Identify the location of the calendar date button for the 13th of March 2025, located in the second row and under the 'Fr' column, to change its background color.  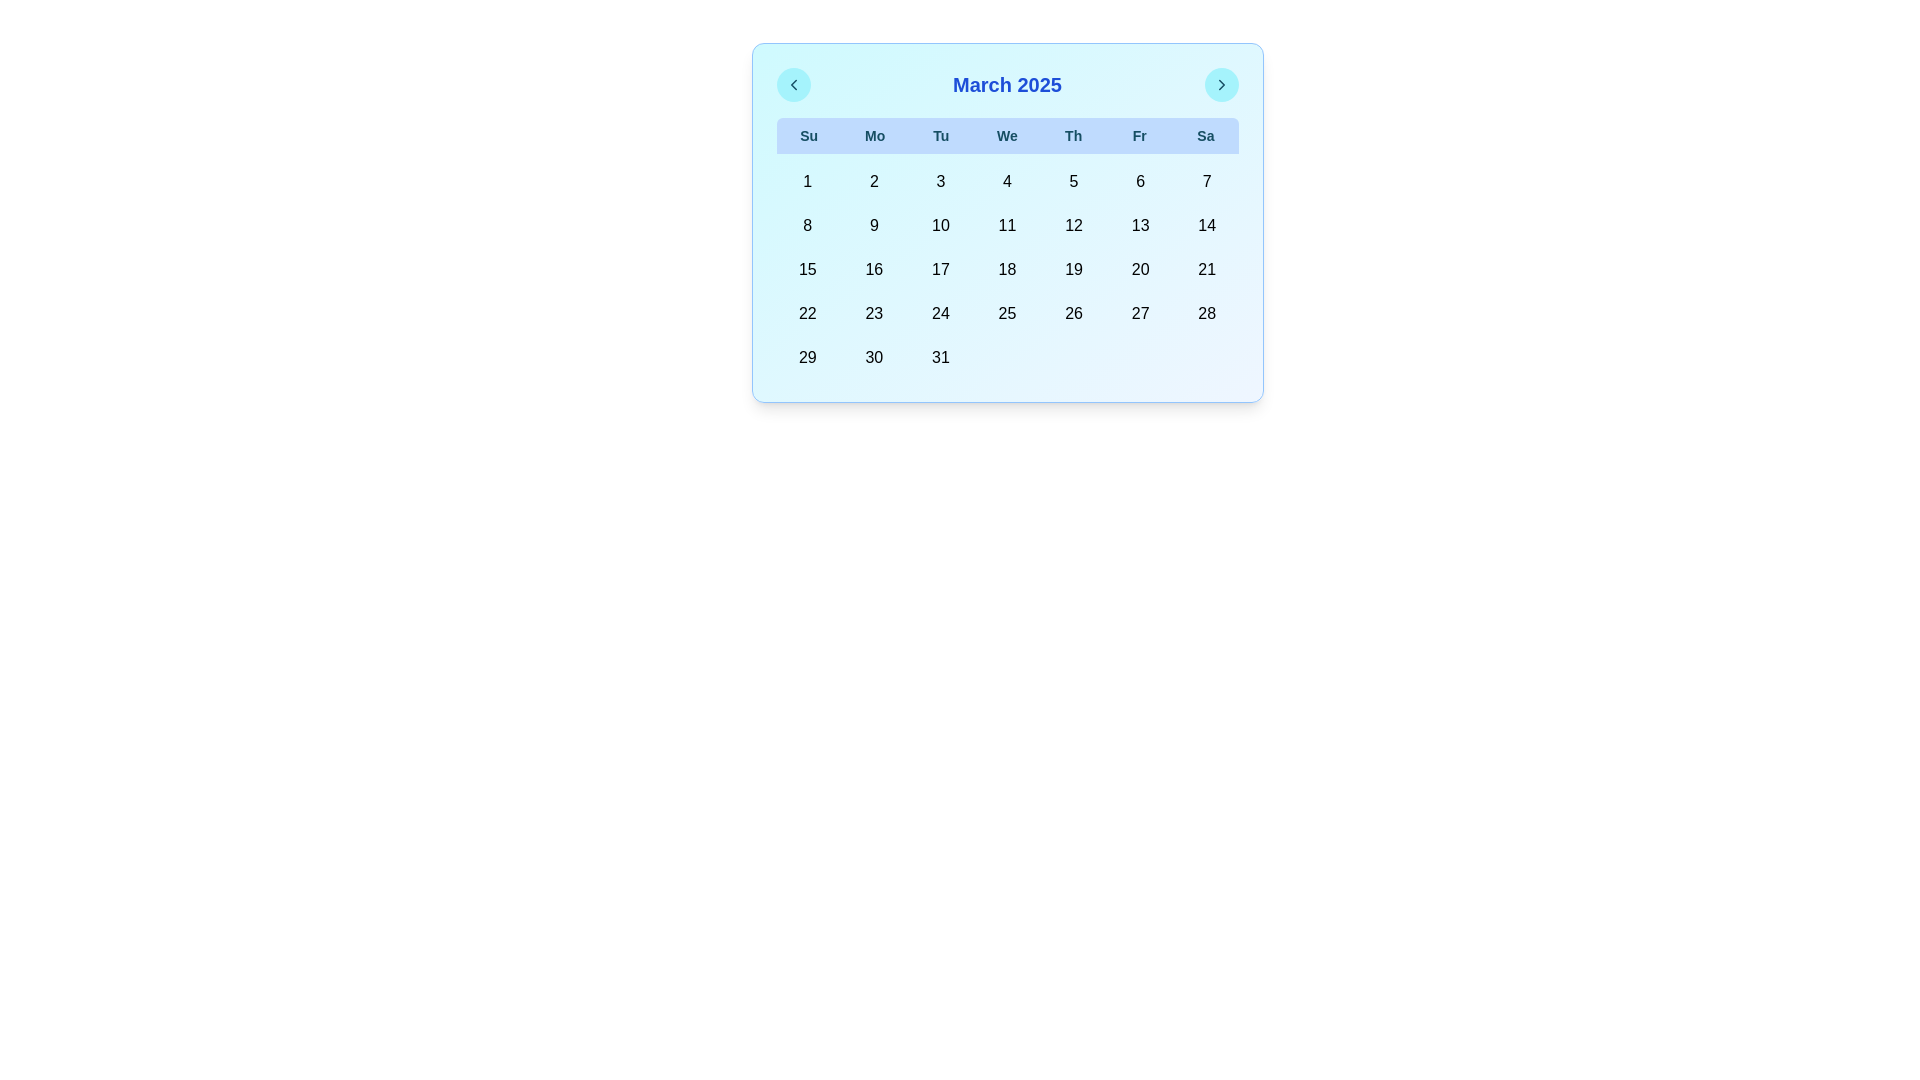
(1140, 225).